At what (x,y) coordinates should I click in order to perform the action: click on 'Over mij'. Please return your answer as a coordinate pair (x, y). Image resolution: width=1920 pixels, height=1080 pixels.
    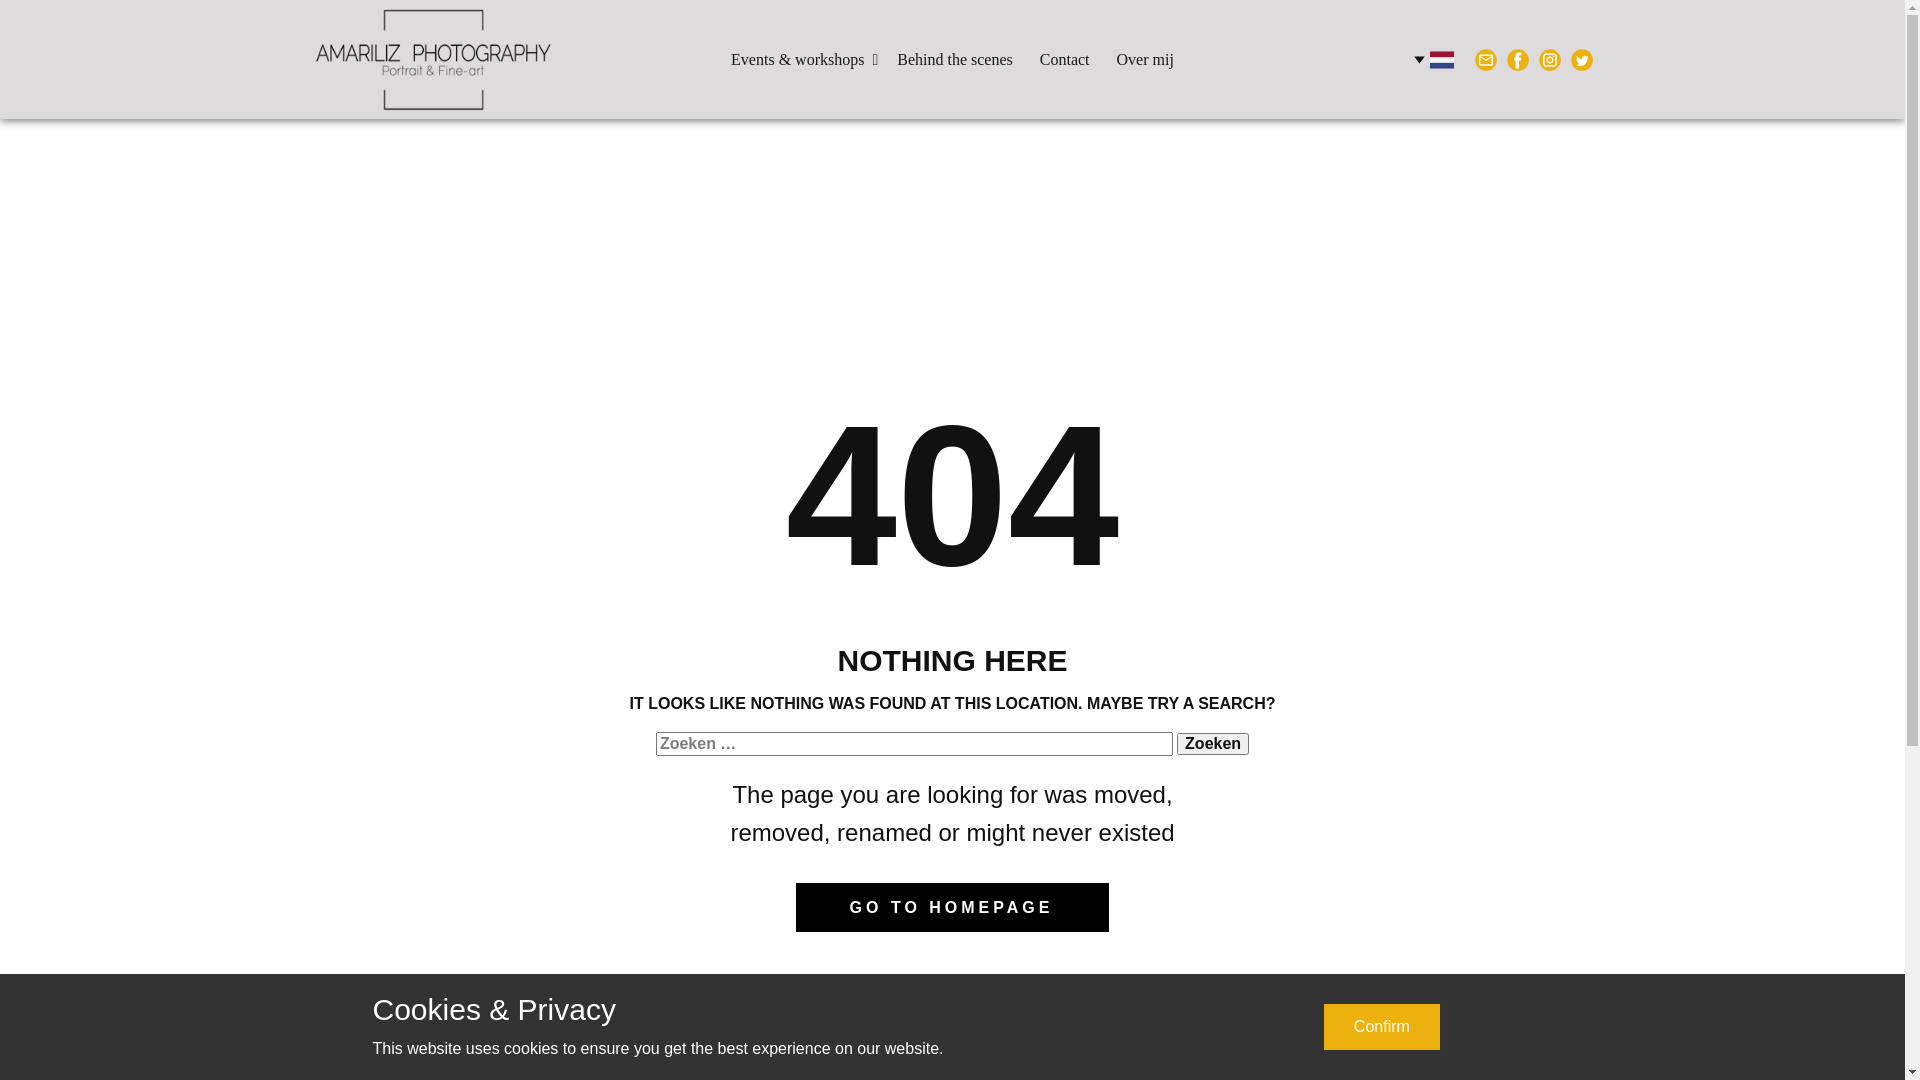
    Looking at the image, I should click on (1145, 59).